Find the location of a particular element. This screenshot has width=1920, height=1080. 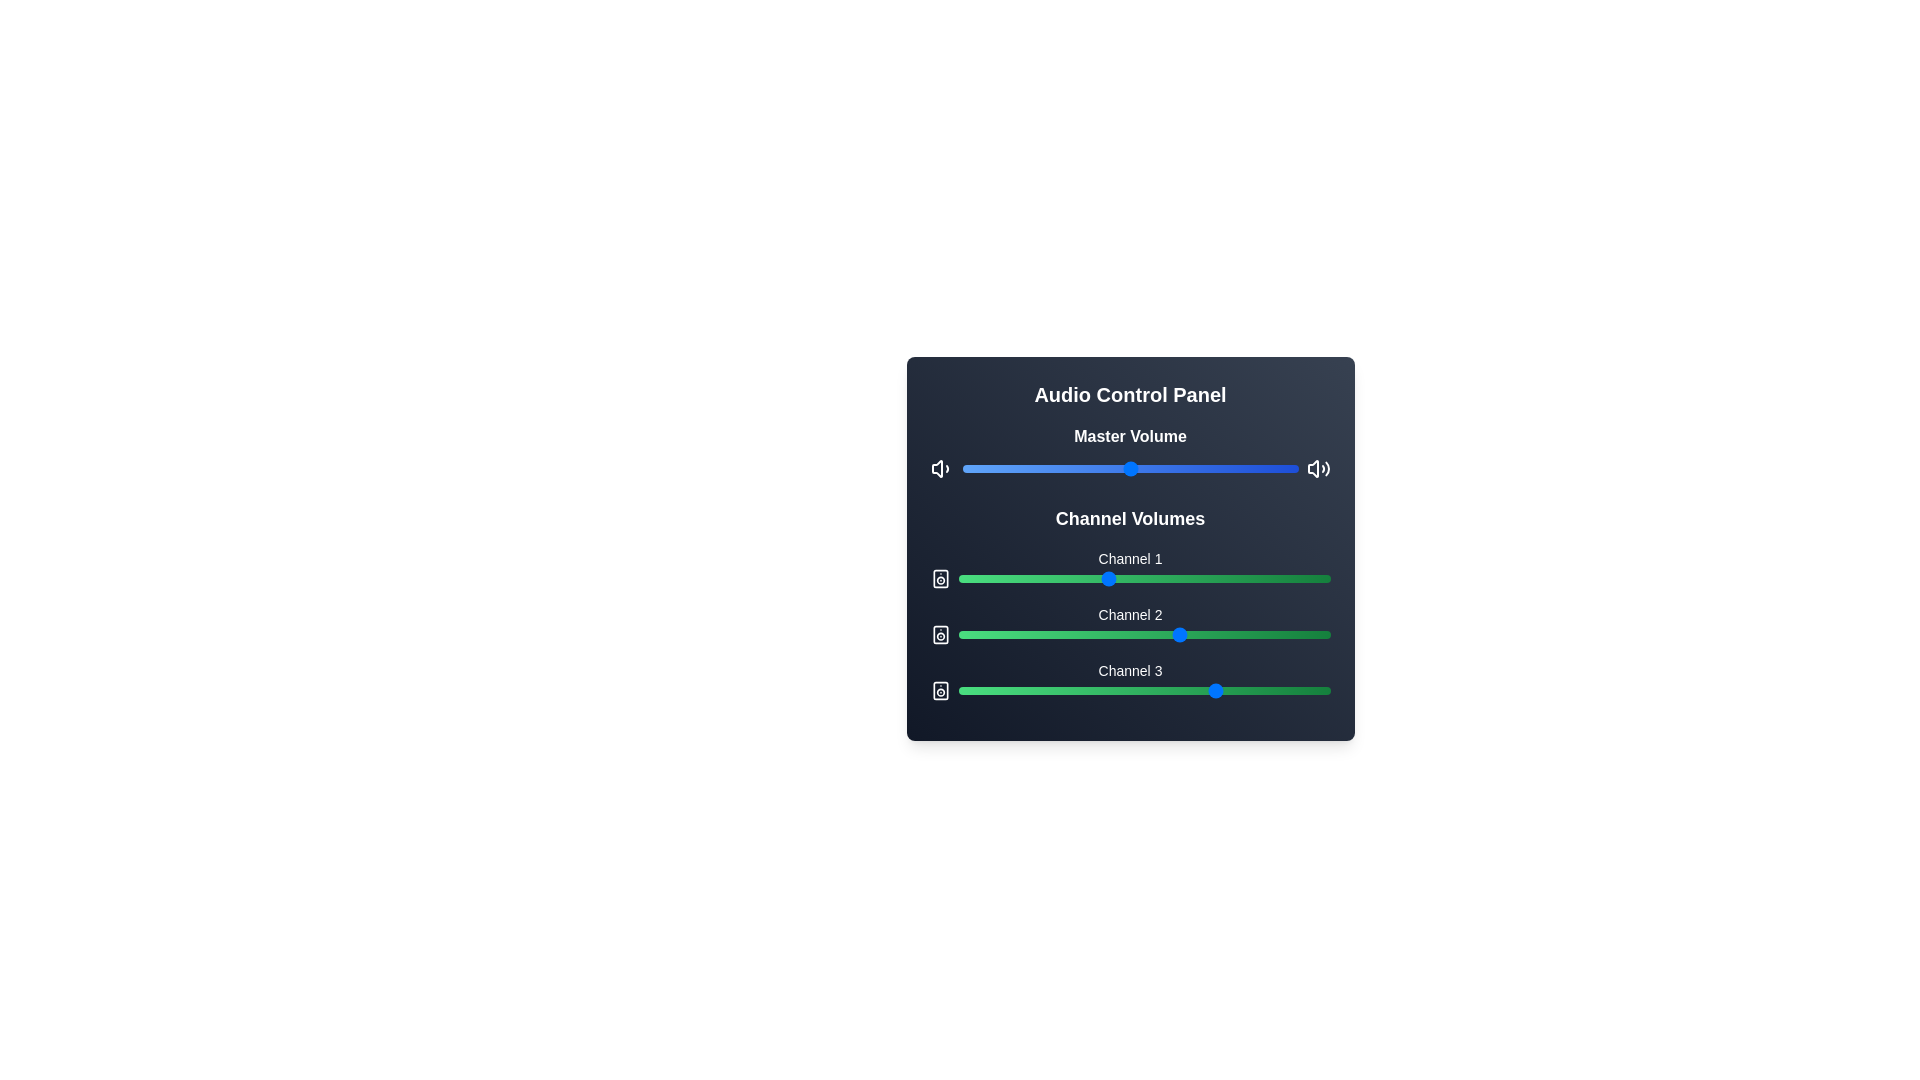

the slider value is located at coordinates (1232, 578).